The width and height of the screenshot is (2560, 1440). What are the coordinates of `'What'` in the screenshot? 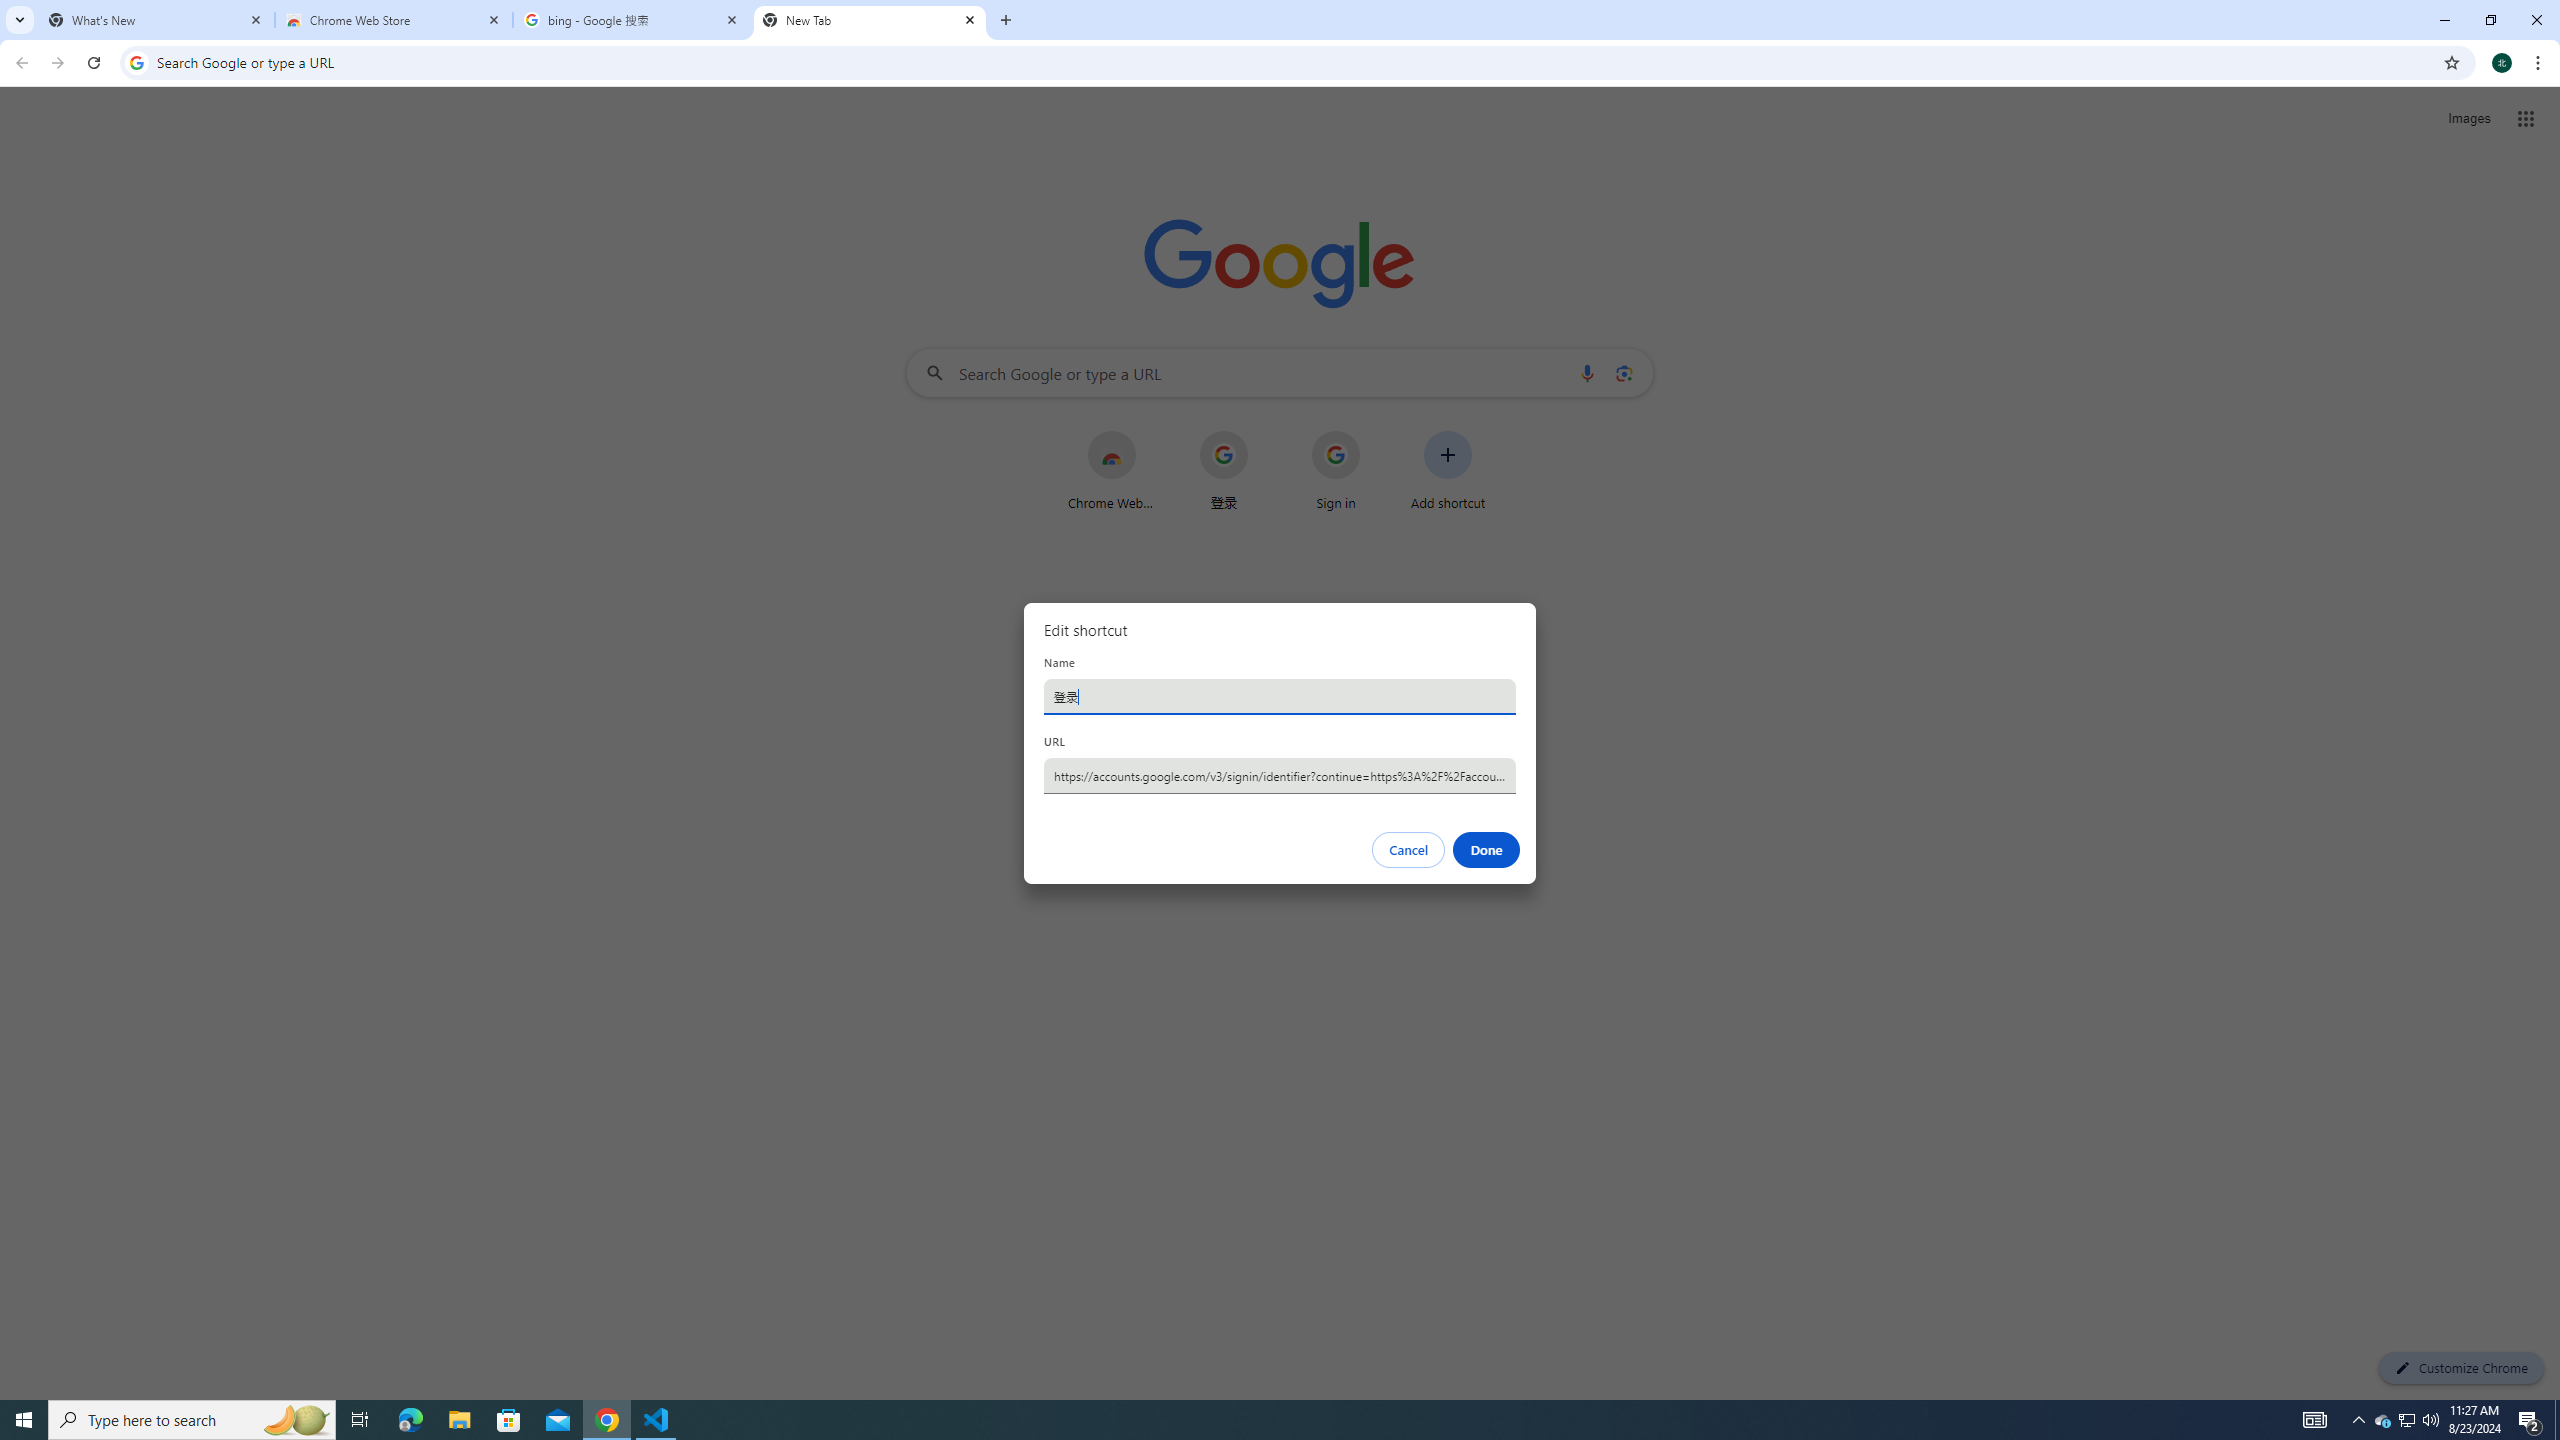 It's located at (155, 19).